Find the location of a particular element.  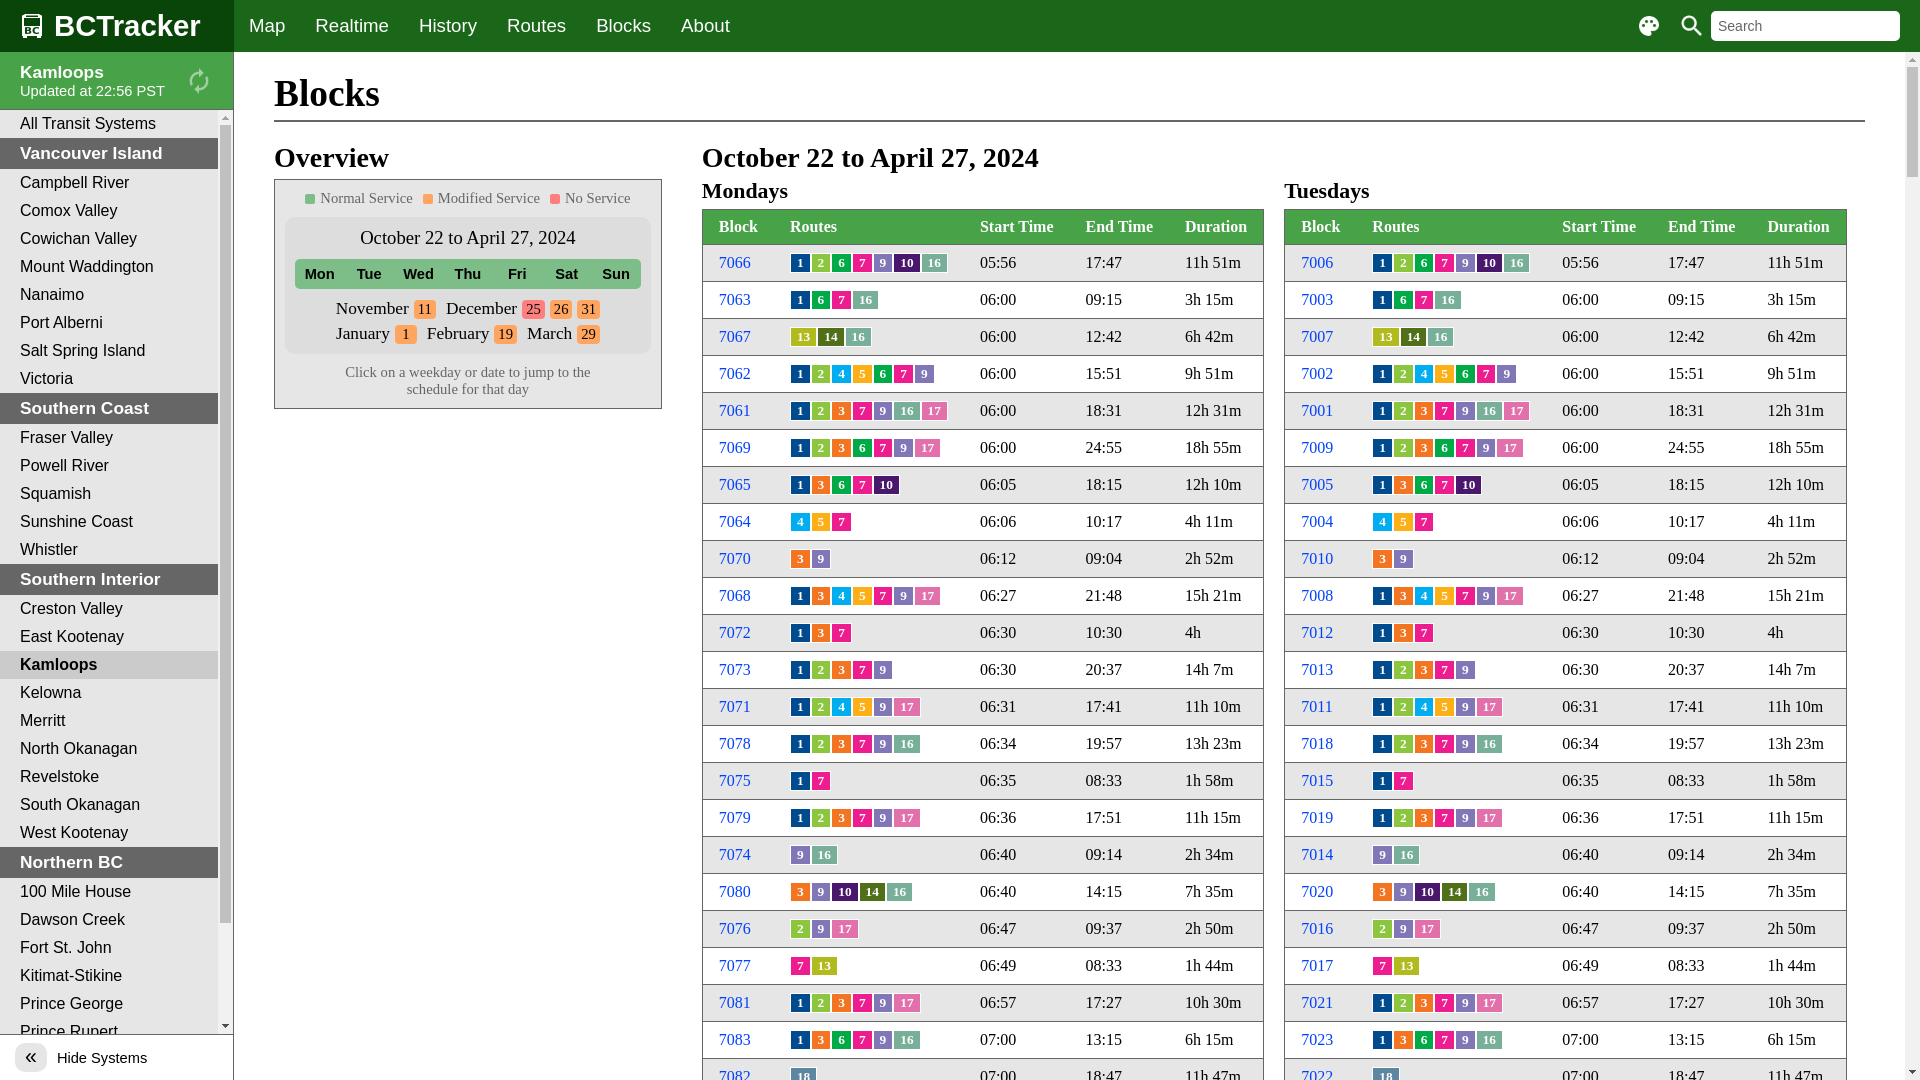

'7021' is located at coordinates (1316, 1002).